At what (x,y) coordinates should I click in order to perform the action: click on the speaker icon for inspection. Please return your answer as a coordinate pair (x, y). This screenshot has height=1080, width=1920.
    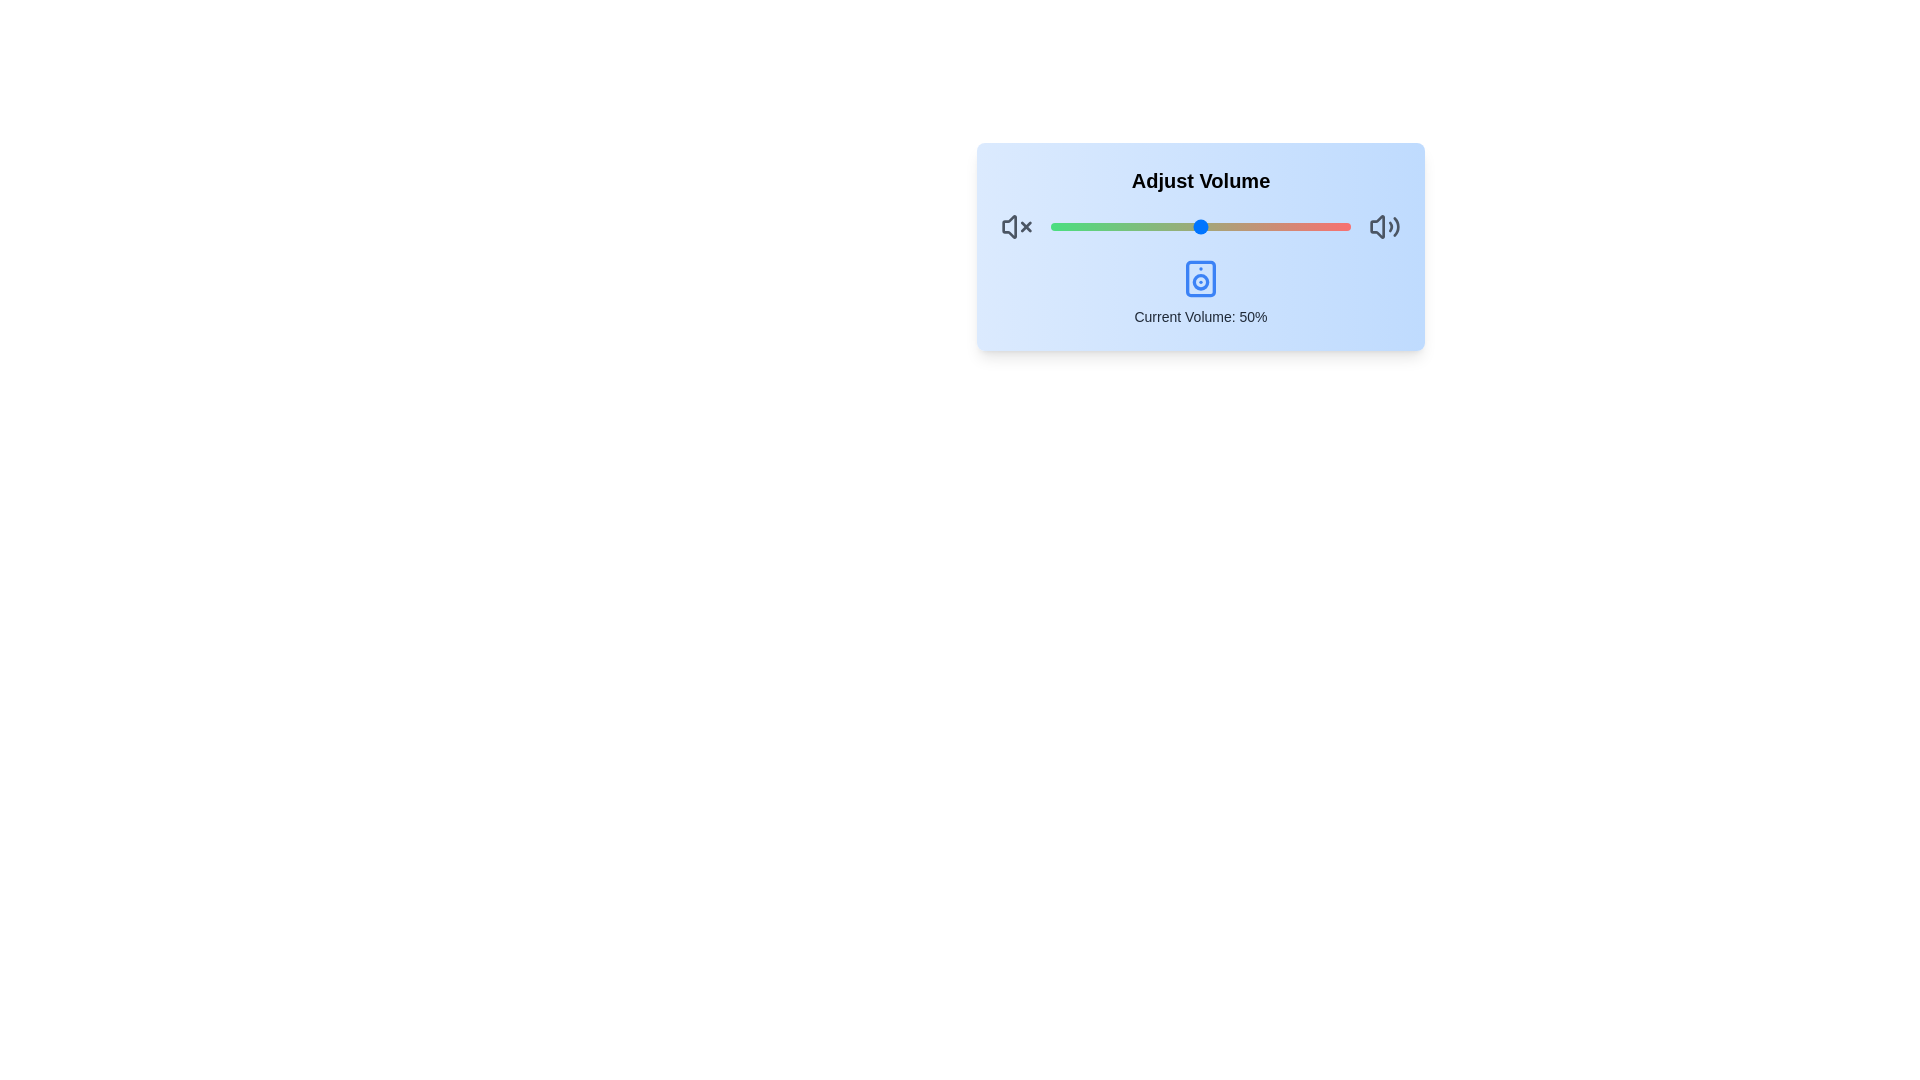
    Looking at the image, I should click on (1200, 278).